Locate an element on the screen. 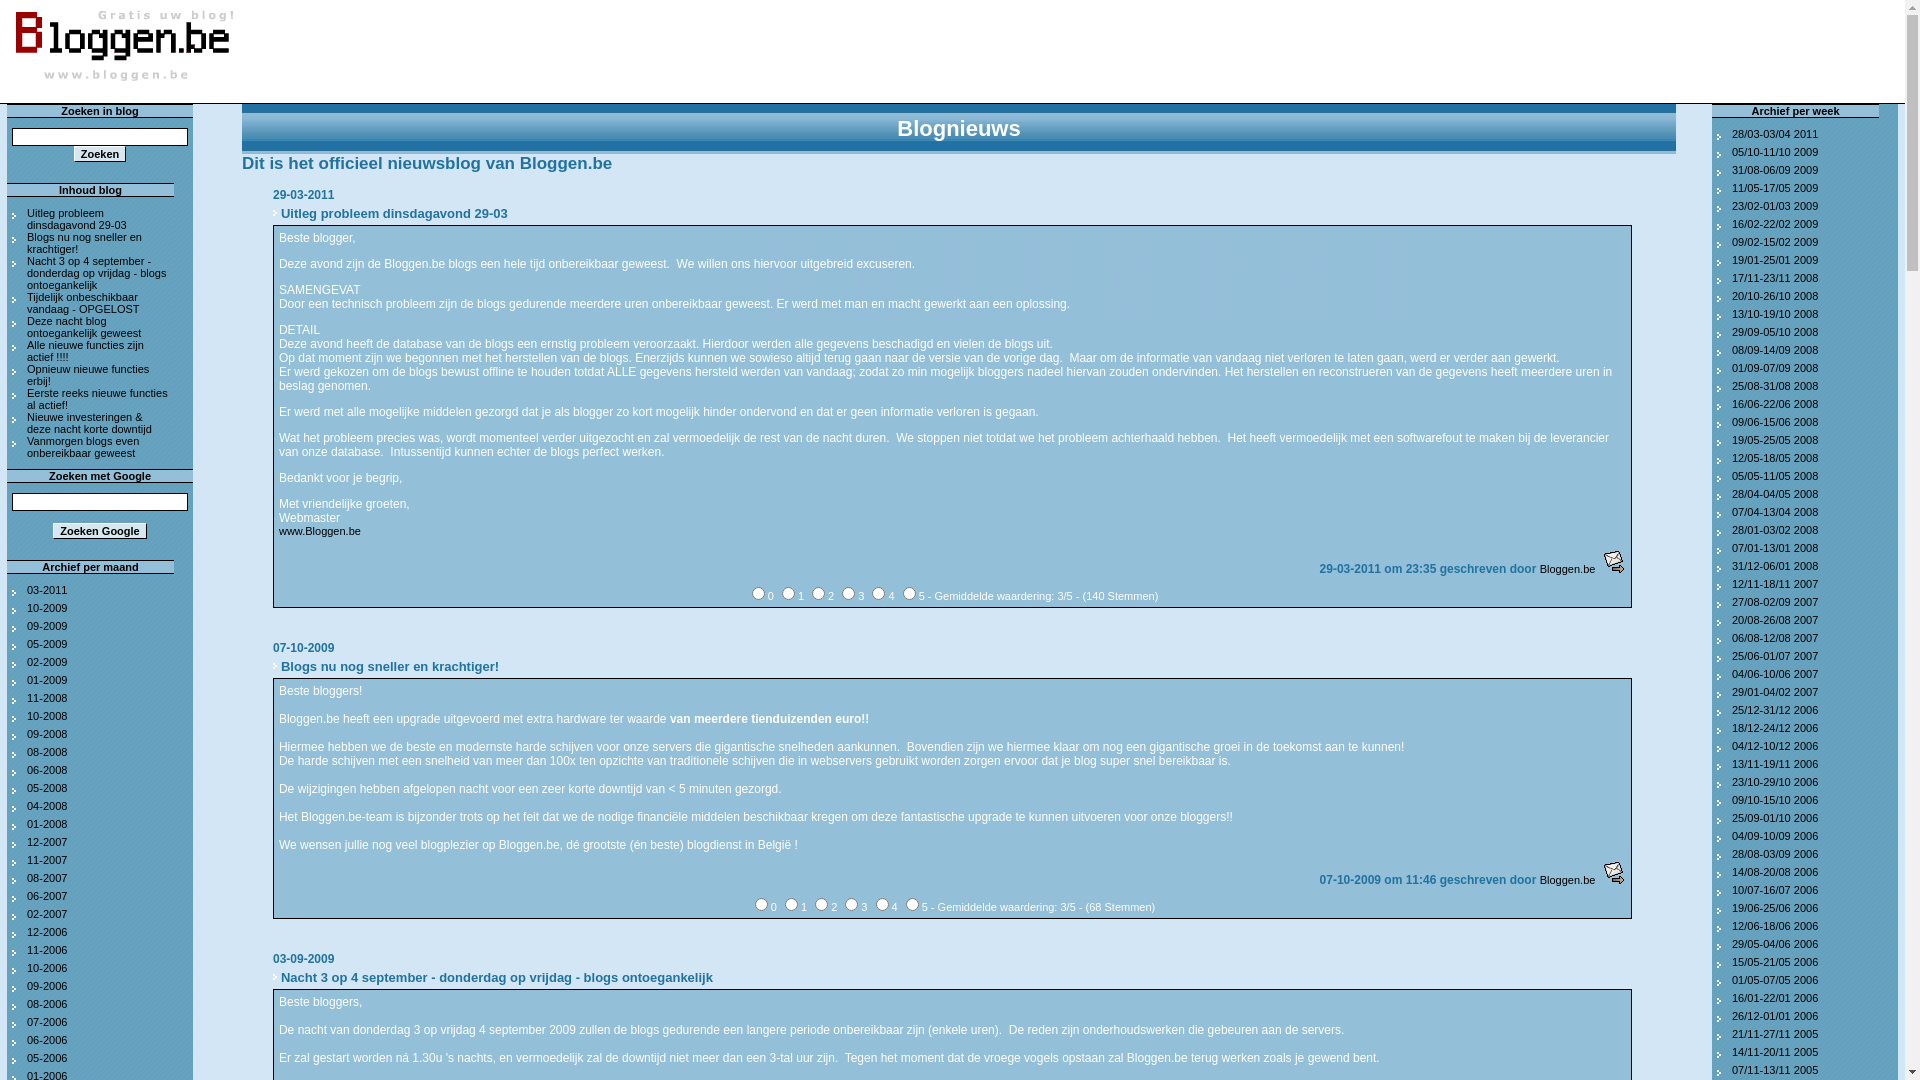  '11-2007' is located at coordinates (47, 859).